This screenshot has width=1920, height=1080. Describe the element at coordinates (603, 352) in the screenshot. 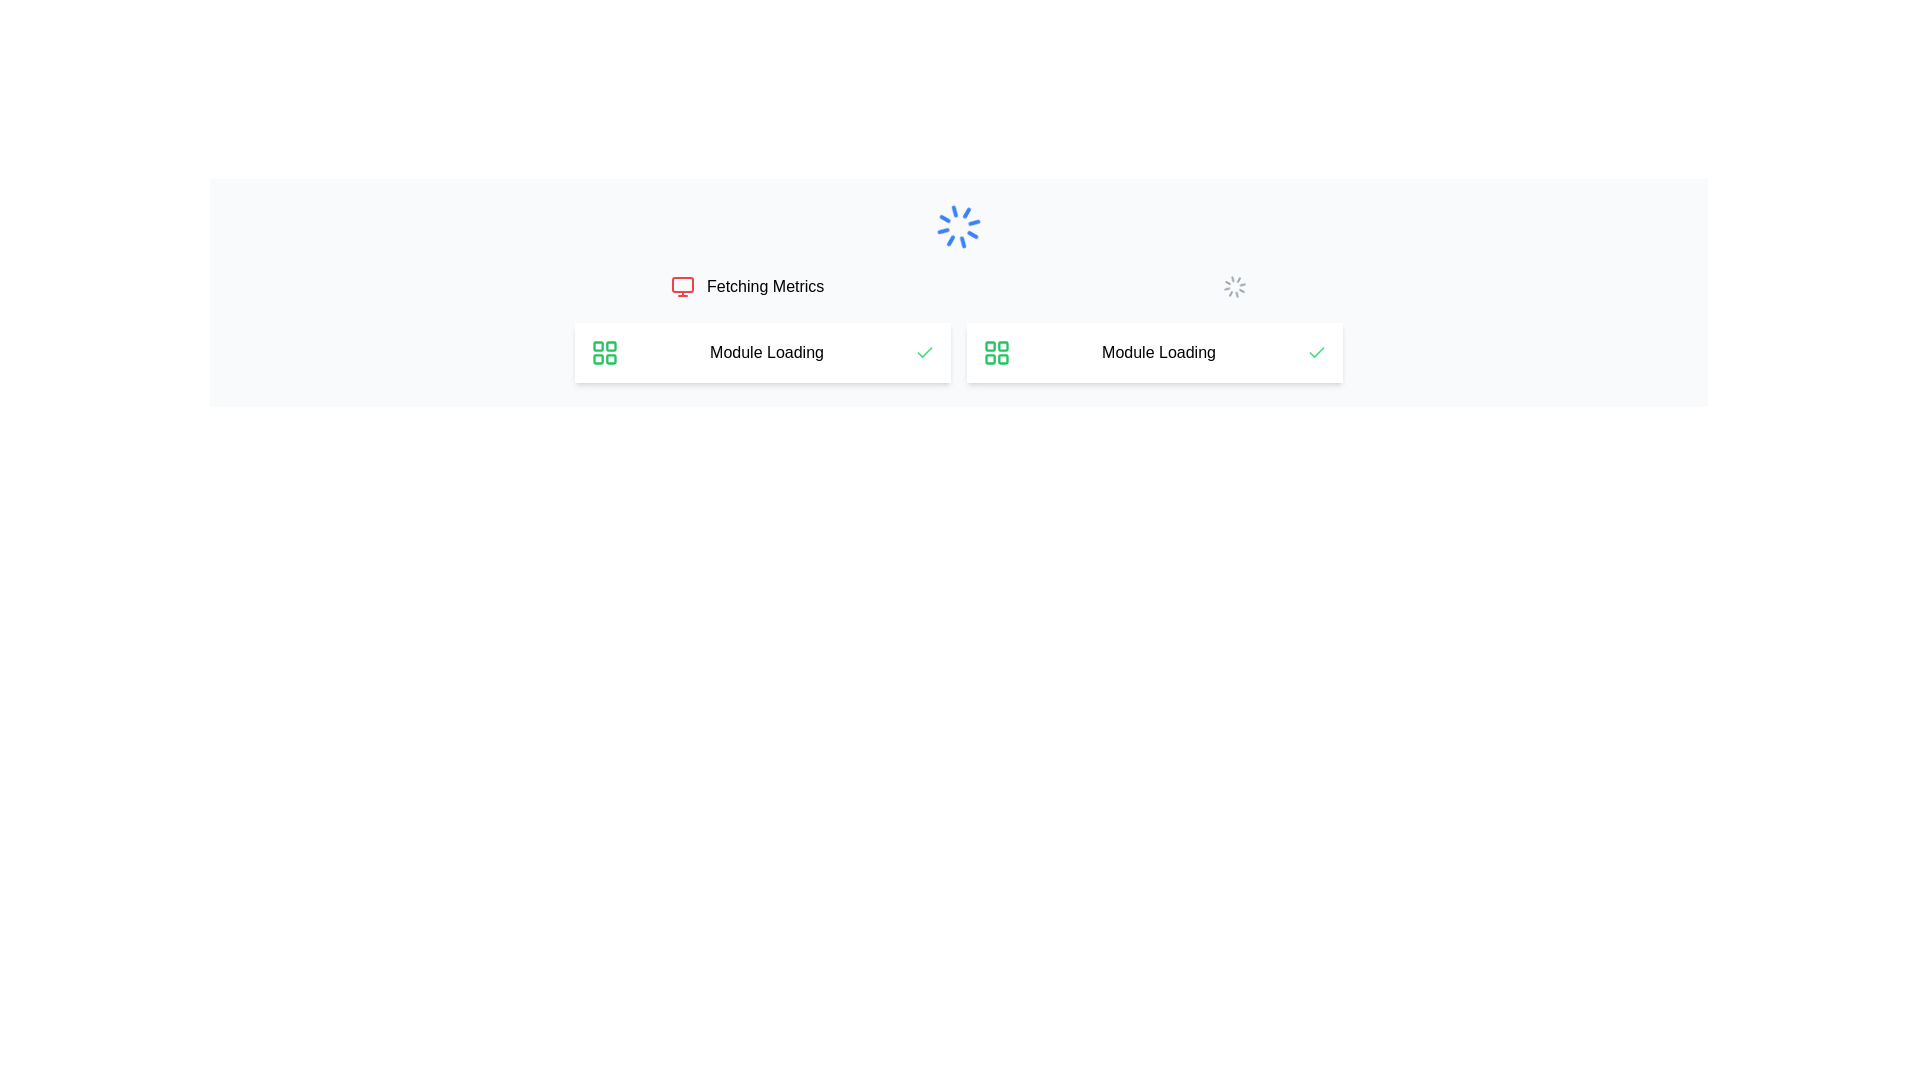

I see `the green grid layout icon consisting of four squares with rounded corners, located in the 'Module Loading' panel, adjacent to the text and before the green checkmark` at that location.